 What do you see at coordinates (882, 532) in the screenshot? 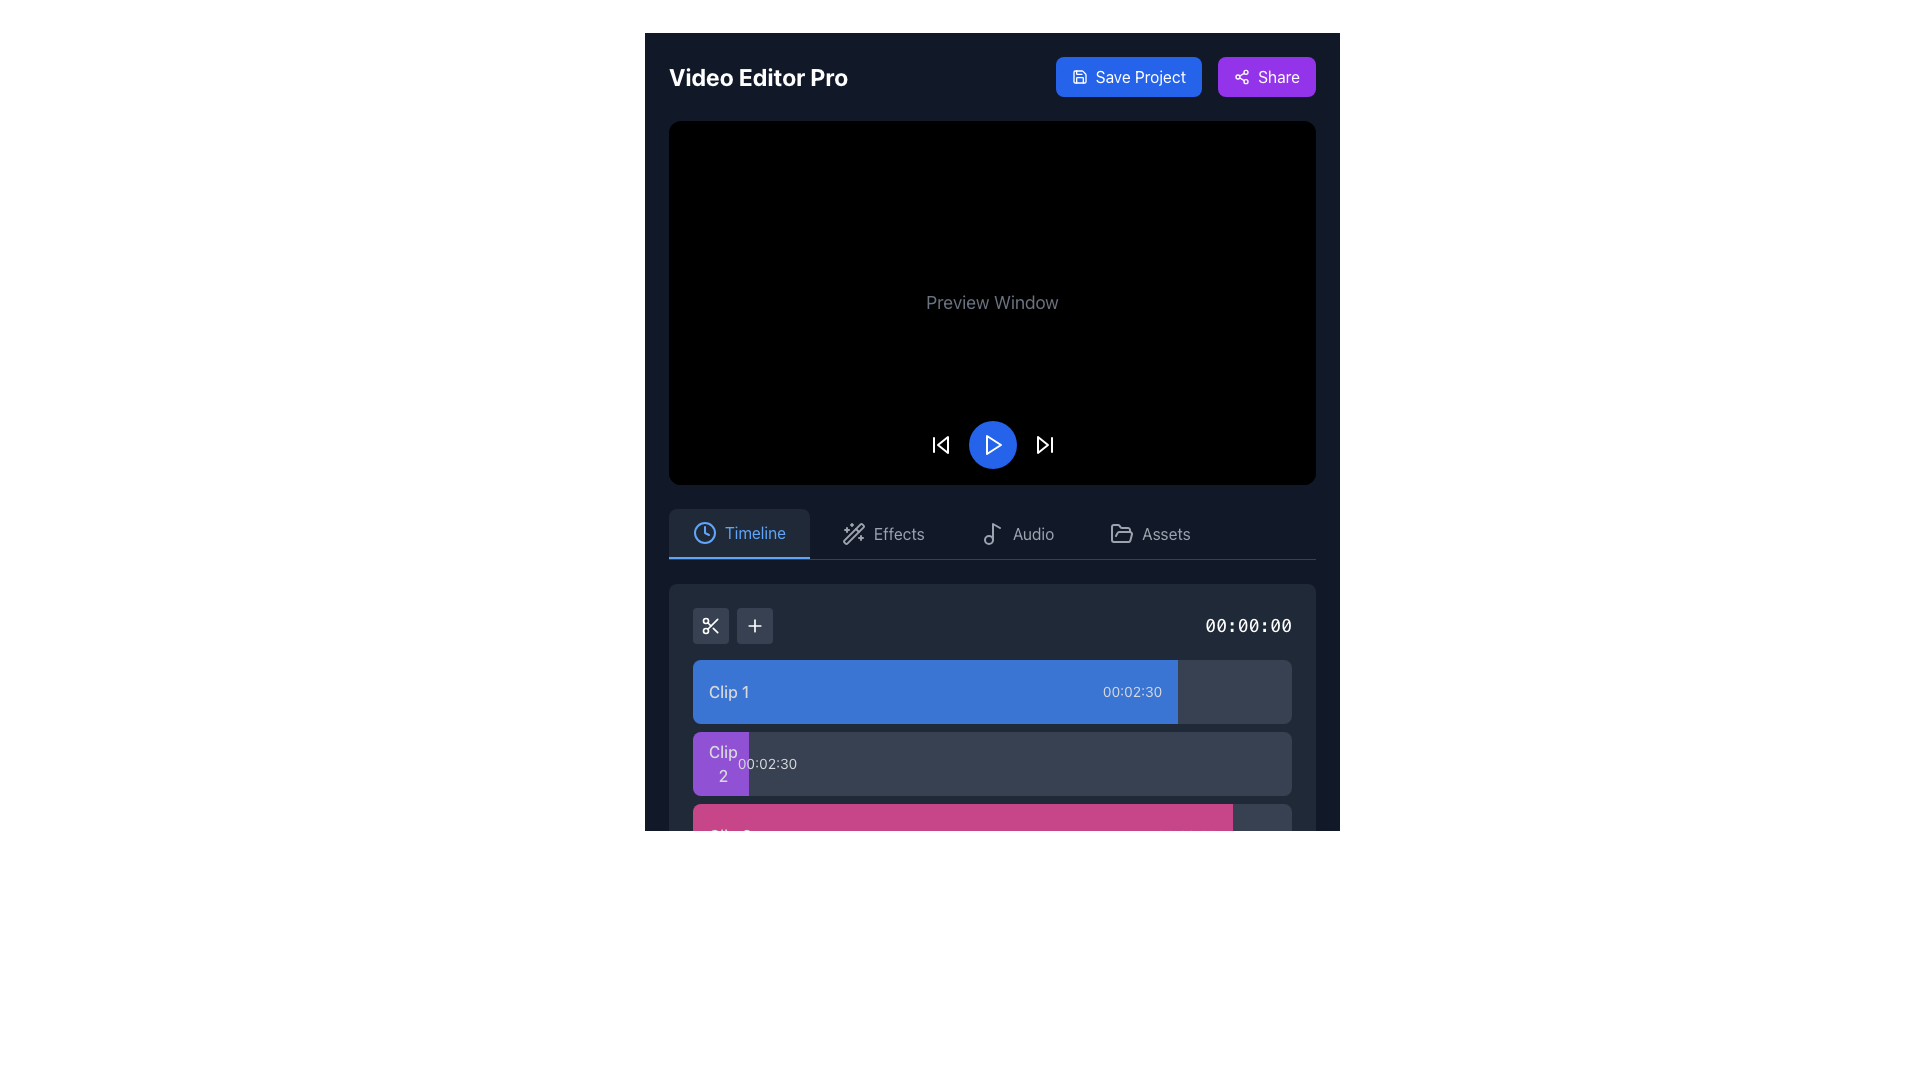
I see `the 'Effects' button, which is the second option in the horizontal navigation group, to switch to the Effects section of the application` at bounding box center [882, 532].